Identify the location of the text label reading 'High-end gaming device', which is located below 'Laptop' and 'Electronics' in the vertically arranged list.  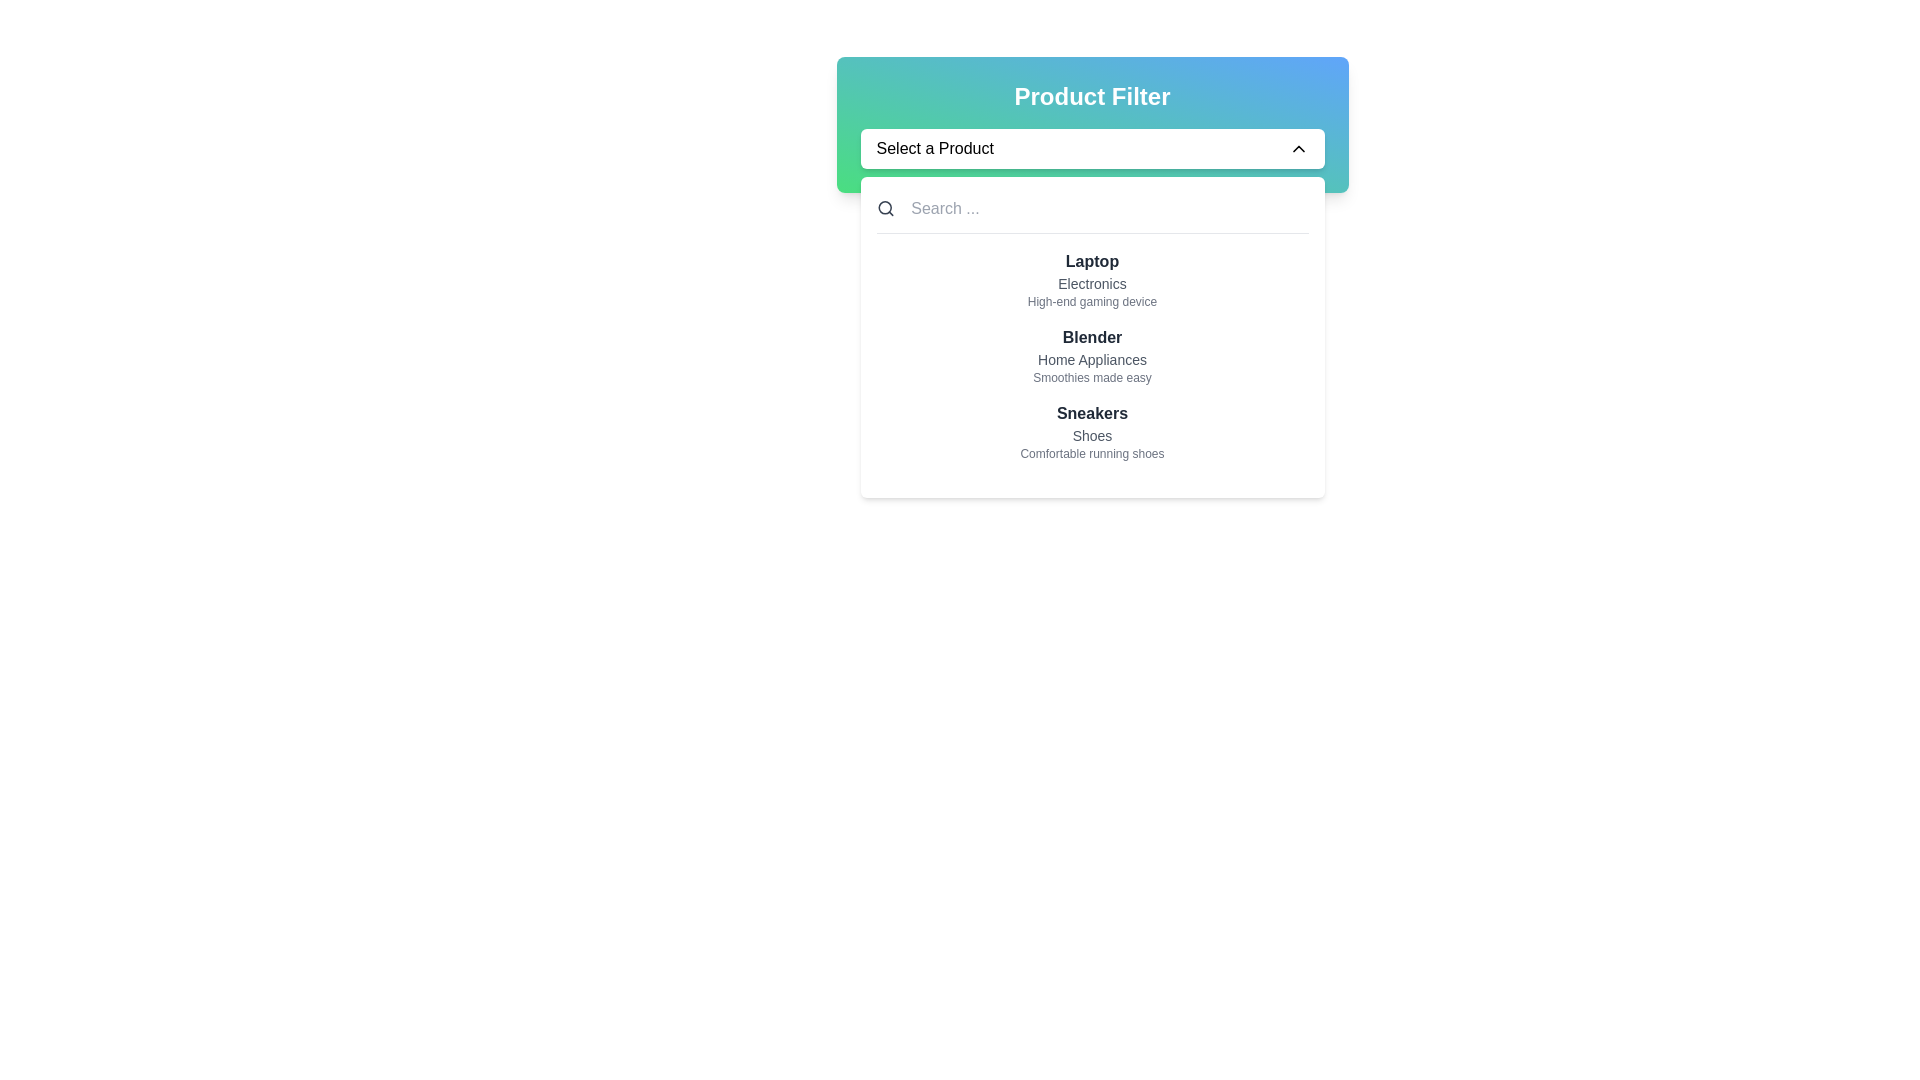
(1091, 301).